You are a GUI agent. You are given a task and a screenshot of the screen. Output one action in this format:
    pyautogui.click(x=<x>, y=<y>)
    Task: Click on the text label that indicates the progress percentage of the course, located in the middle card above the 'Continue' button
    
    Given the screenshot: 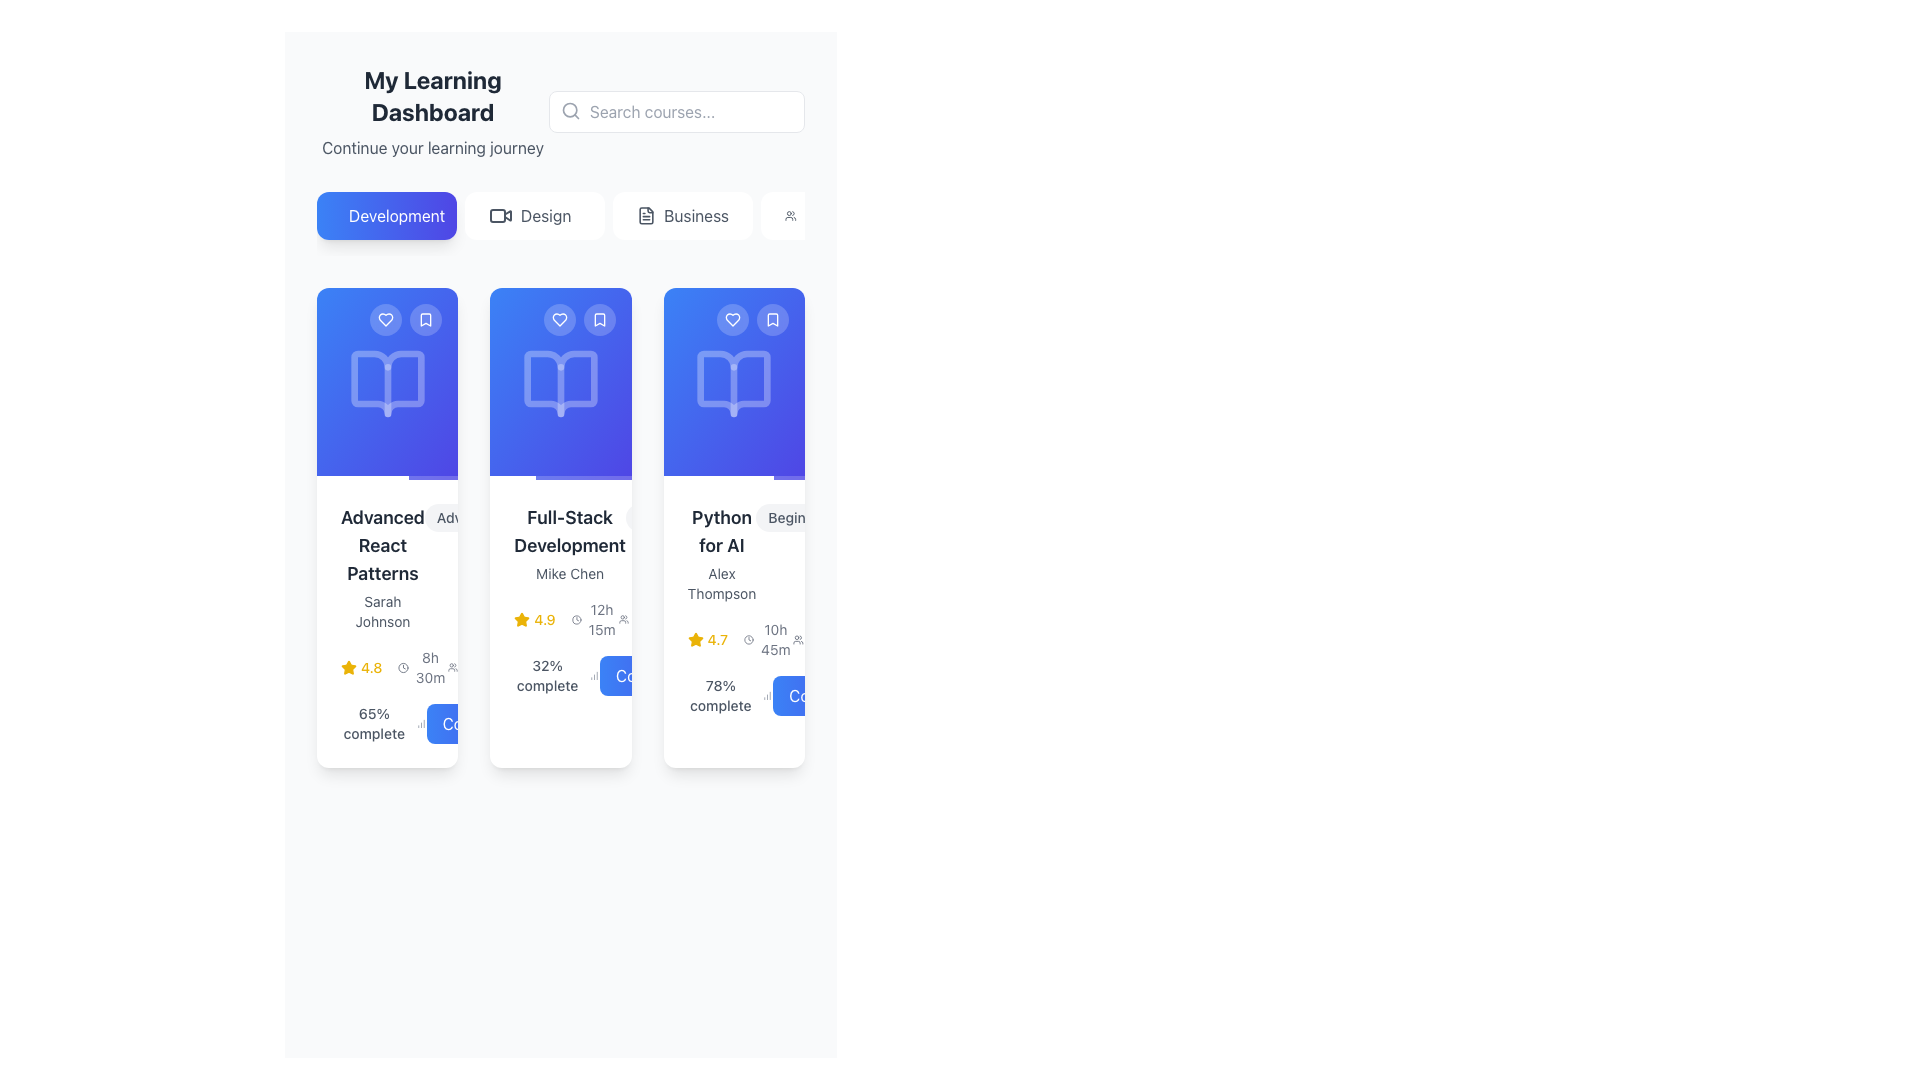 What is the action you would take?
    pyautogui.click(x=547, y=675)
    